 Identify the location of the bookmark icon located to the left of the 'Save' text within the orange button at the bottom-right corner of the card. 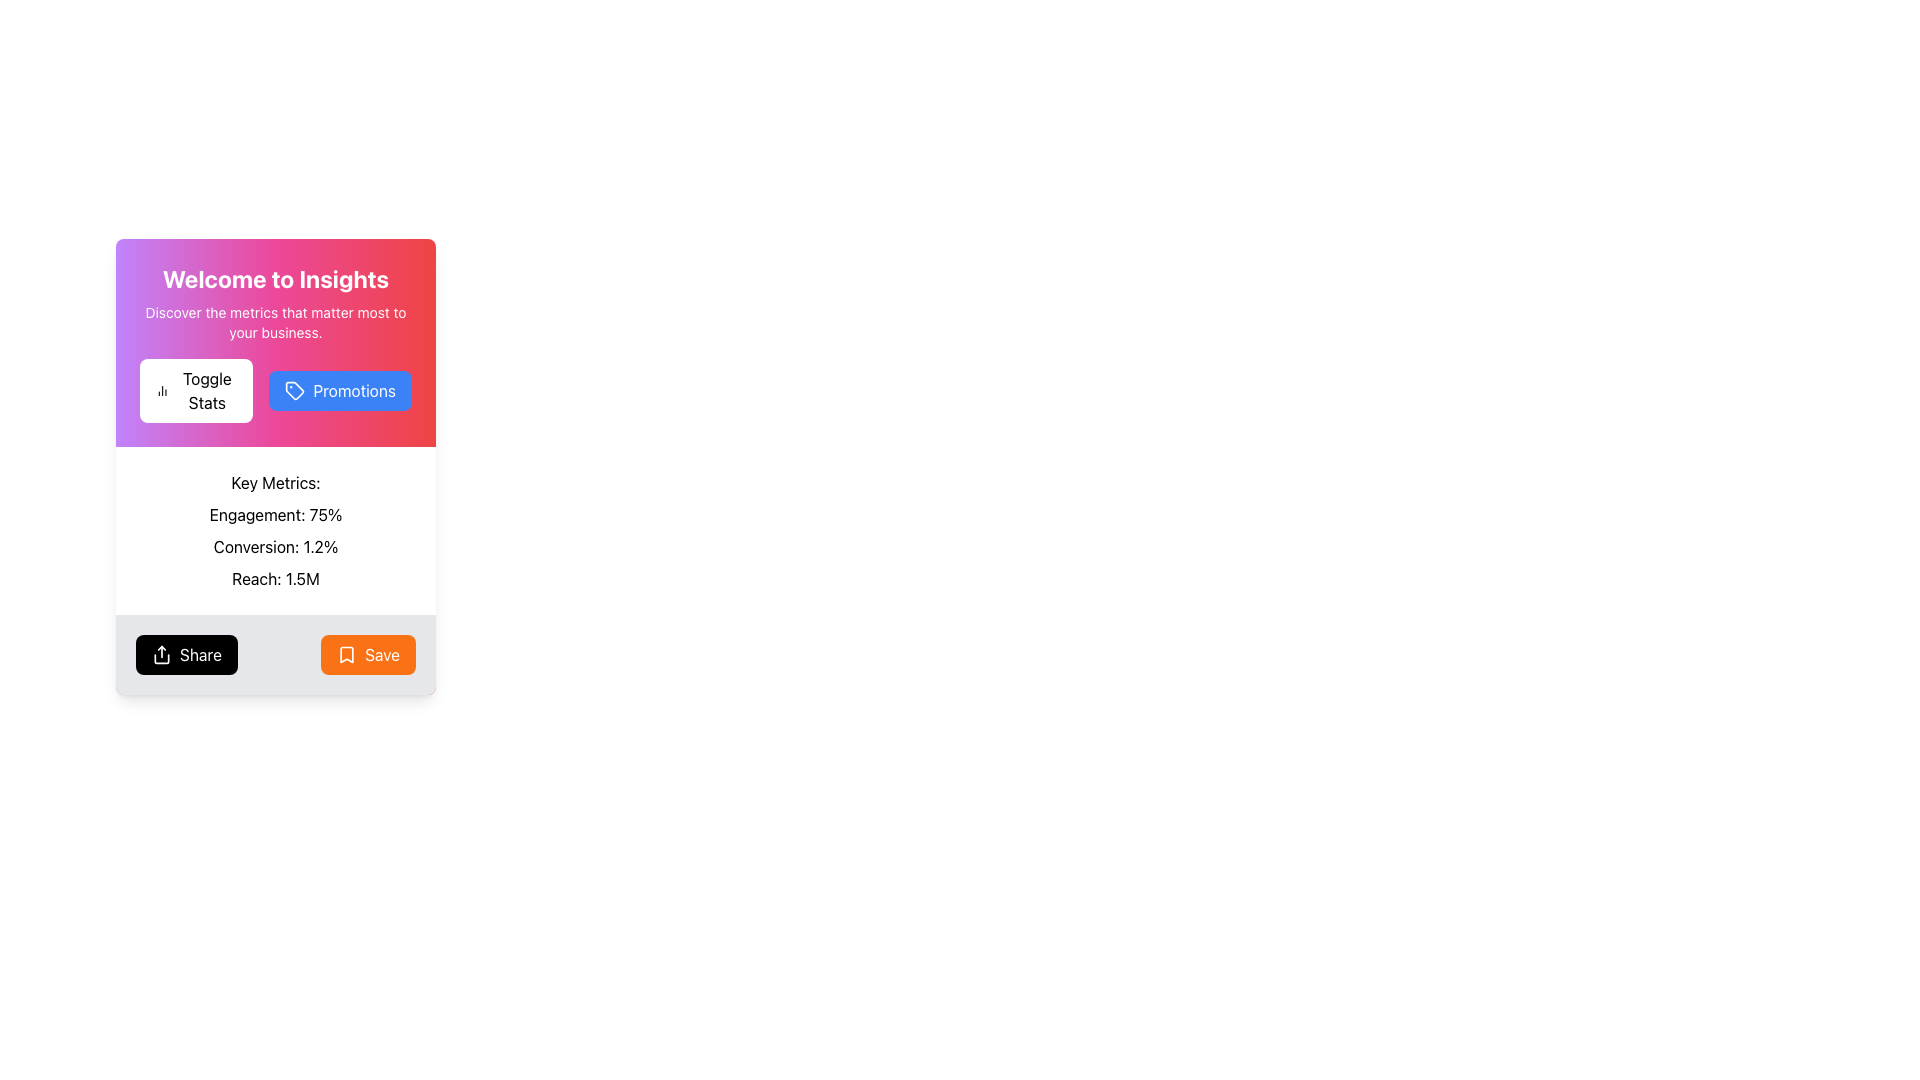
(346, 655).